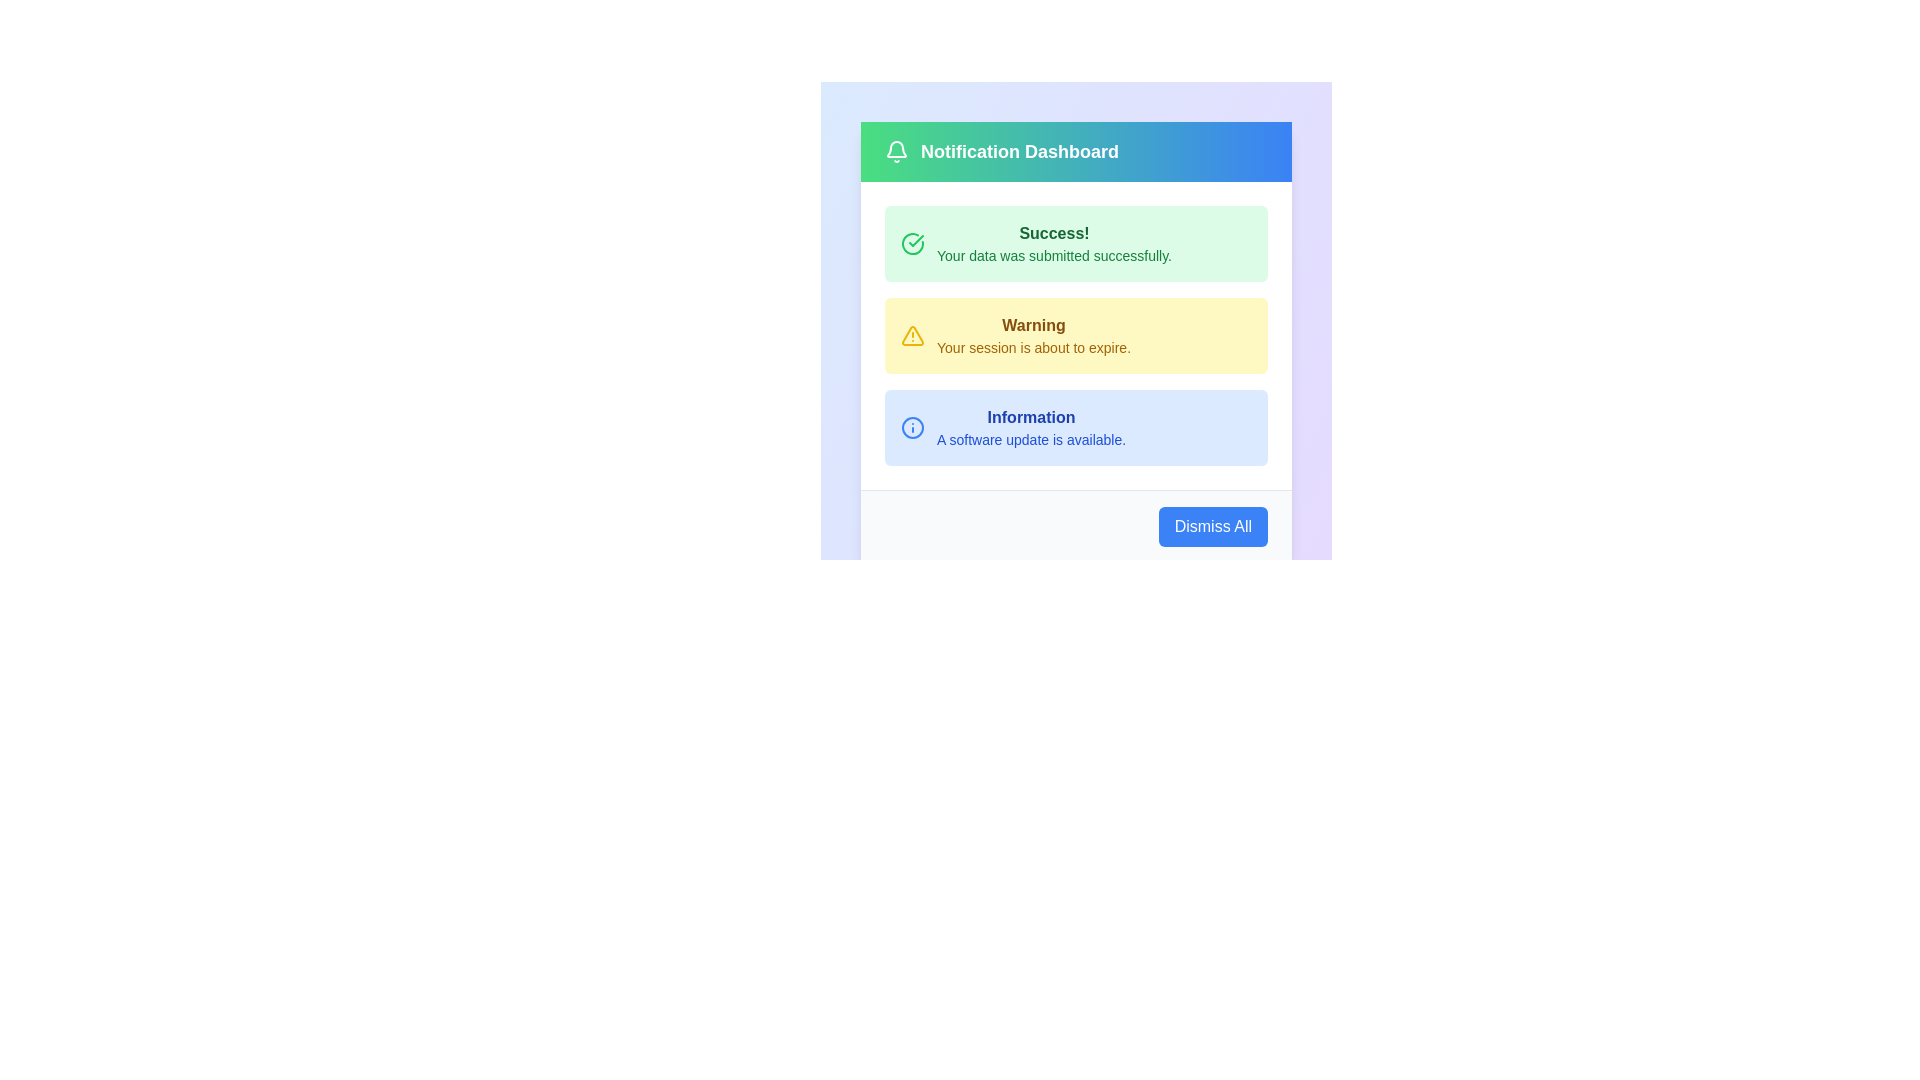 The image size is (1920, 1080). What do you see at coordinates (1020, 150) in the screenshot?
I see `the text label indicating 'Notification Dashboard', which serves as the header for the current section of the interface` at bounding box center [1020, 150].